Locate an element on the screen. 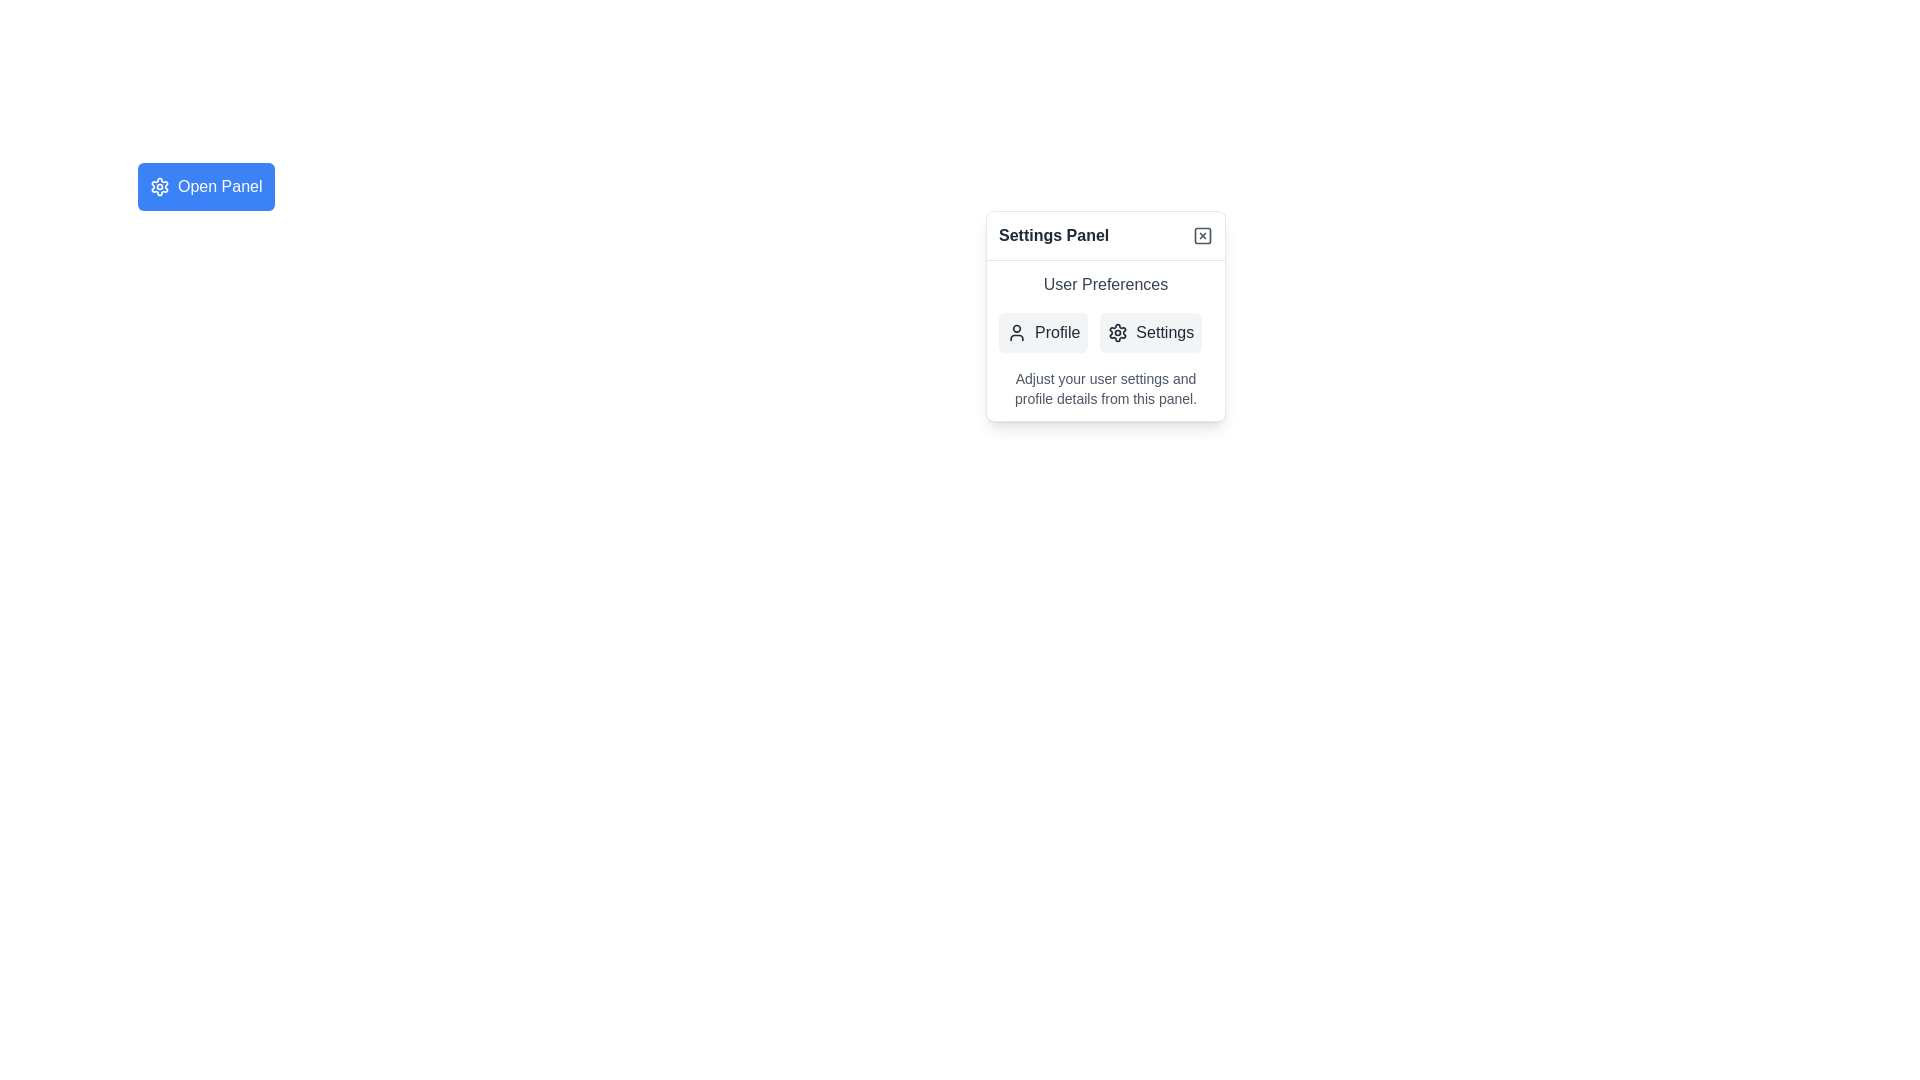 This screenshot has height=1080, width=1920. the 'Settings' button featuring a cogwheel icon in the 'User Preferences' section of the 'Settings Panel' is located at coordinates (1151, 331).